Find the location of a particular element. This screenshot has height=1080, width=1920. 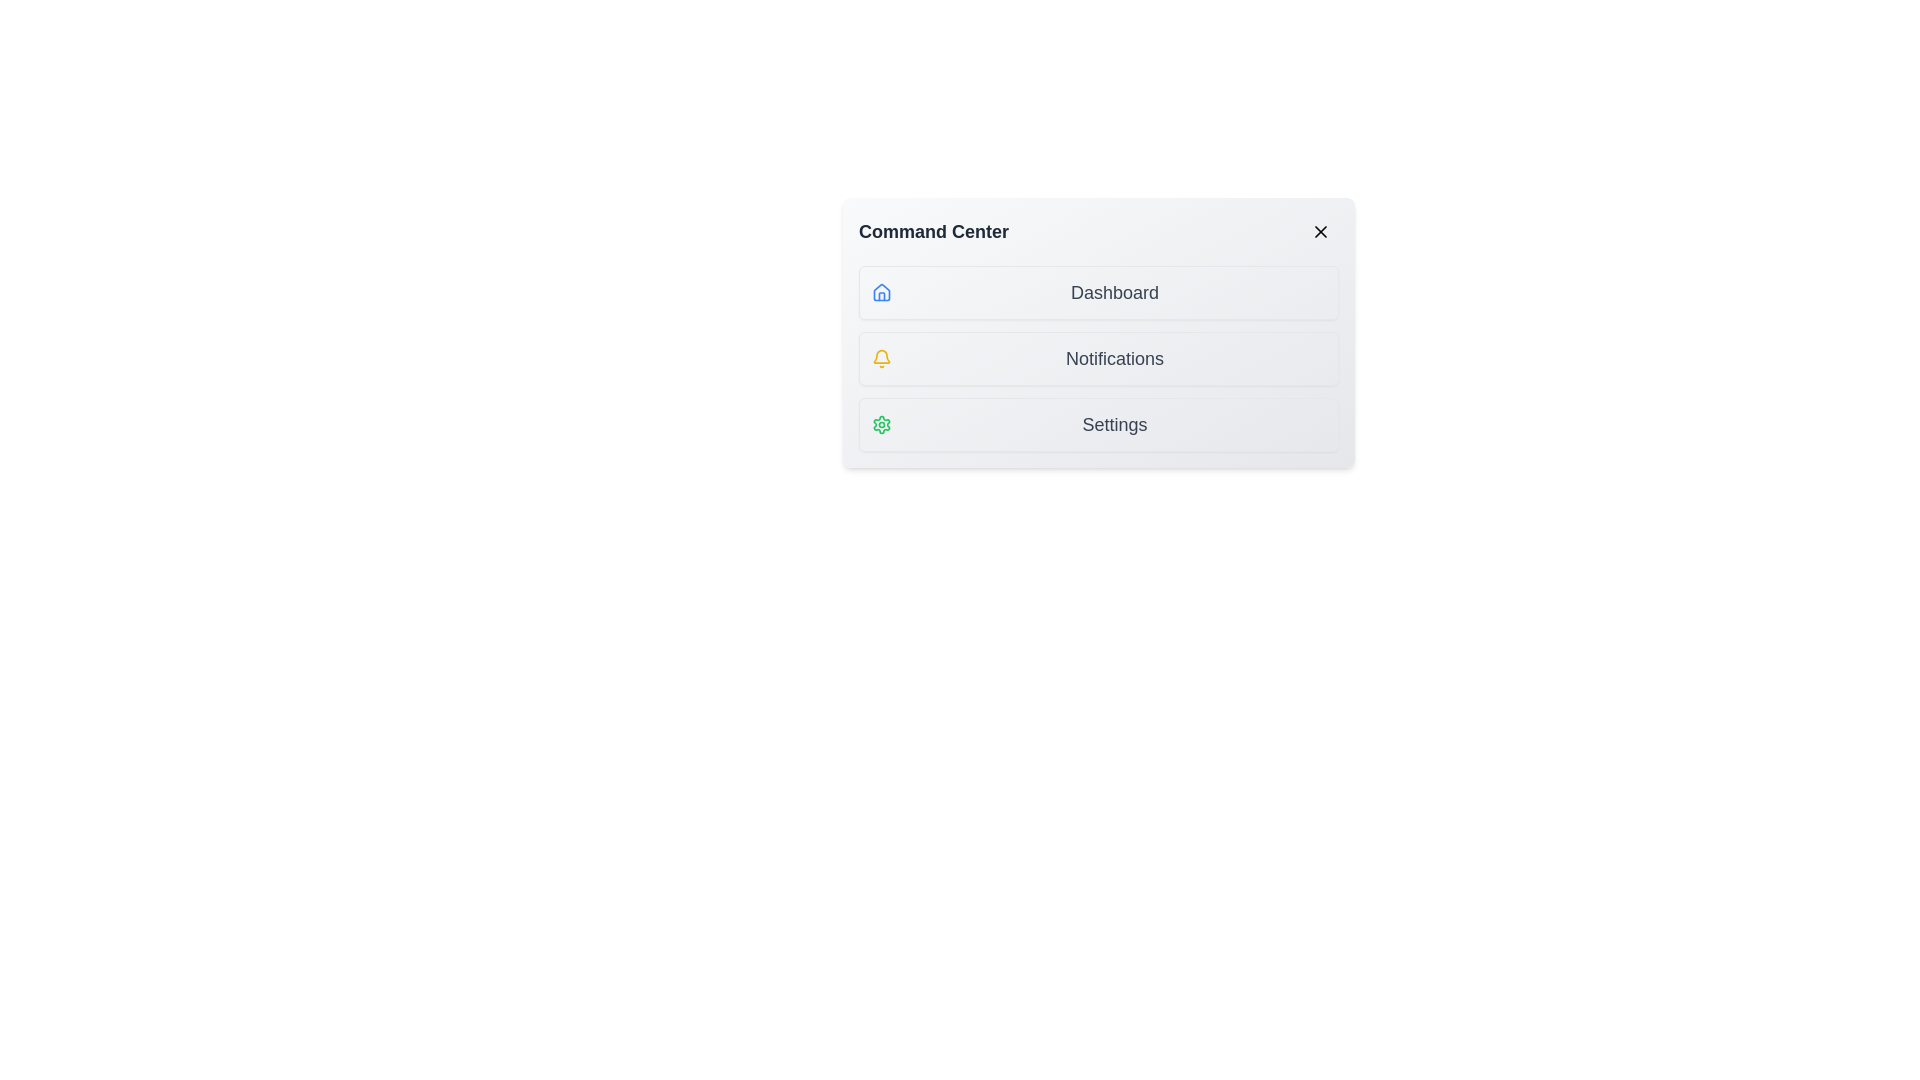

the 'Close Button' icon located in the top-right corner of the interface is located at coordinates (1320, 230).